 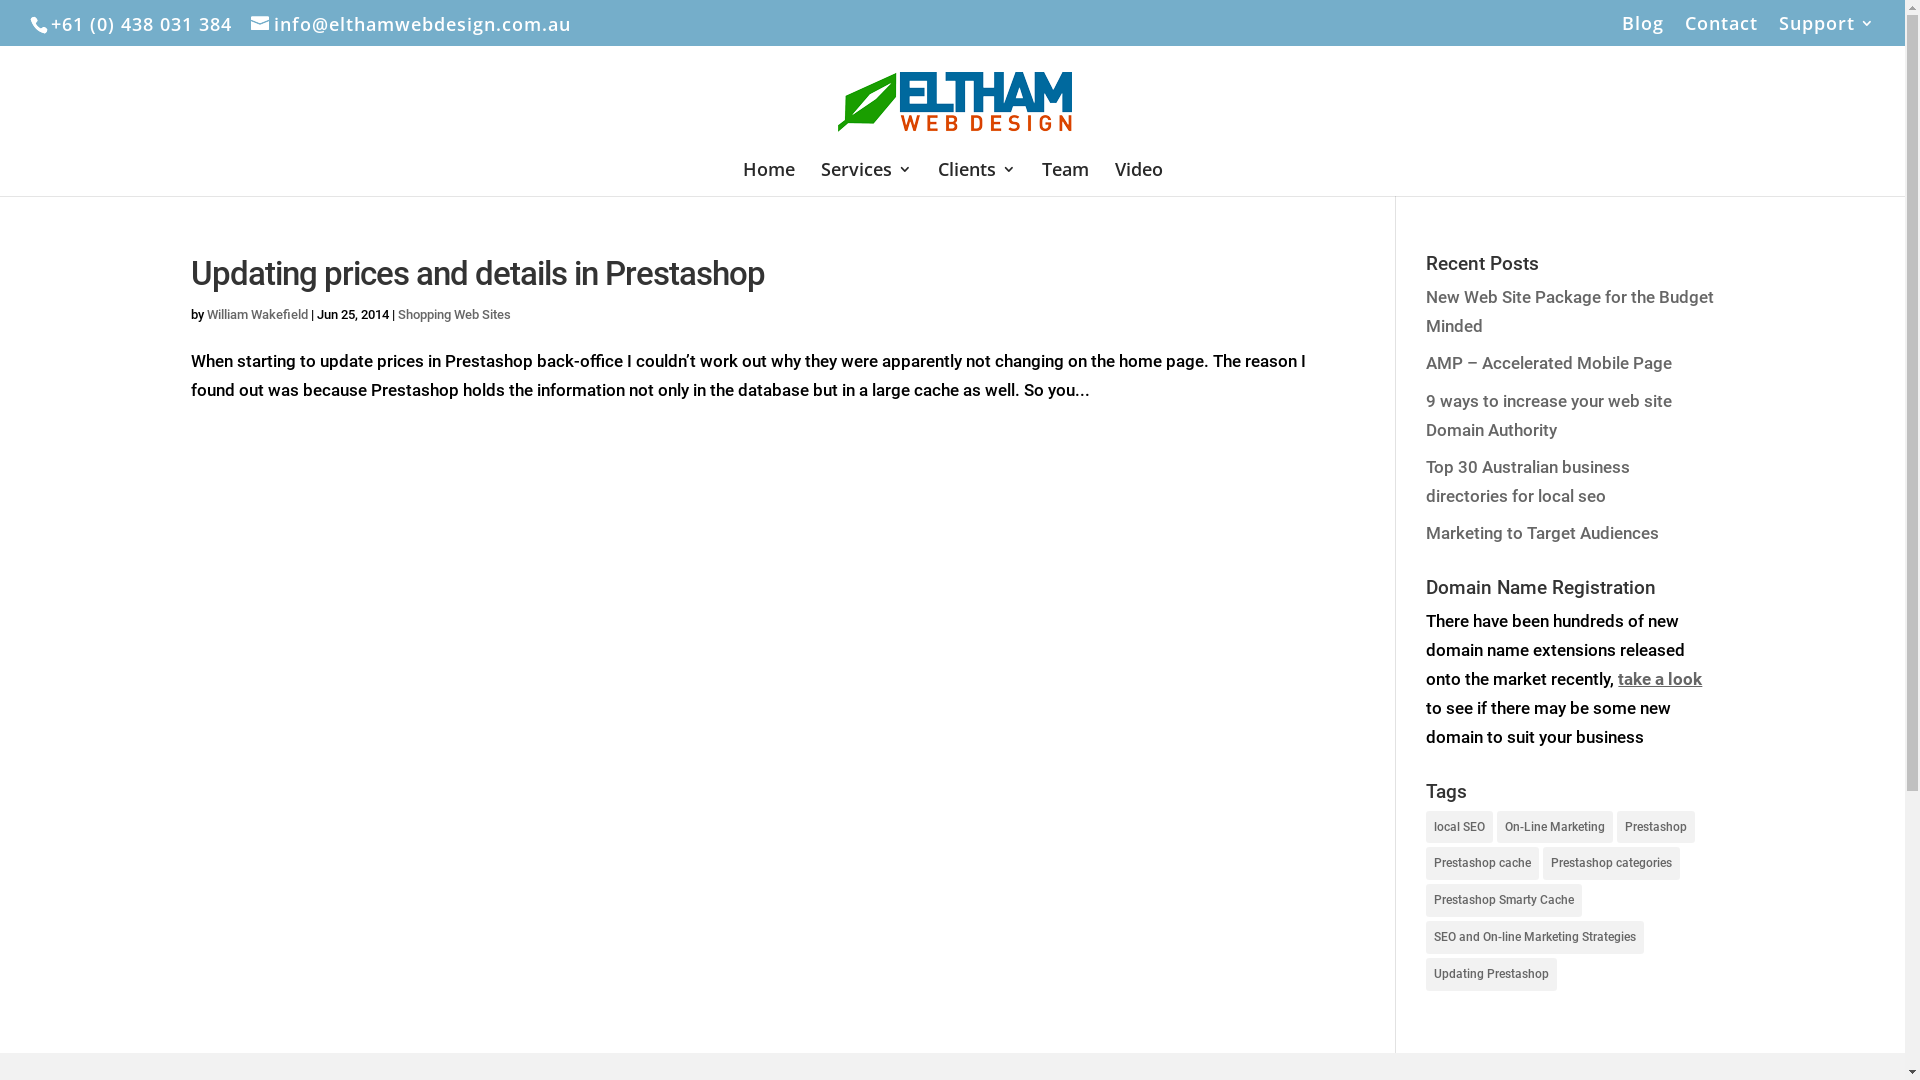 What do you see at coordinates (1660, 677) in the screenshot?
I see `'take a look'` at bounding box center [1660, 677].